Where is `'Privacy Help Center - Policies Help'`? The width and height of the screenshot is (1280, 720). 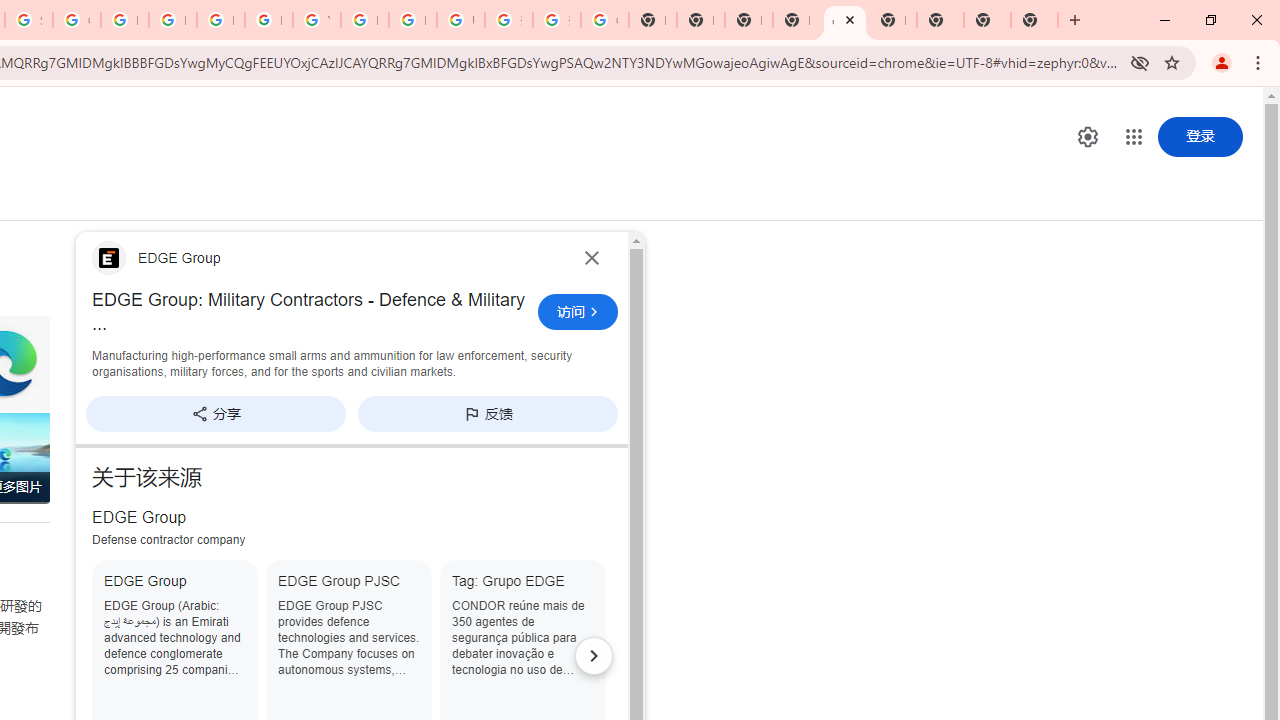 'Privacy Help Center - Policies Help' is located at coordinates (172, 20).